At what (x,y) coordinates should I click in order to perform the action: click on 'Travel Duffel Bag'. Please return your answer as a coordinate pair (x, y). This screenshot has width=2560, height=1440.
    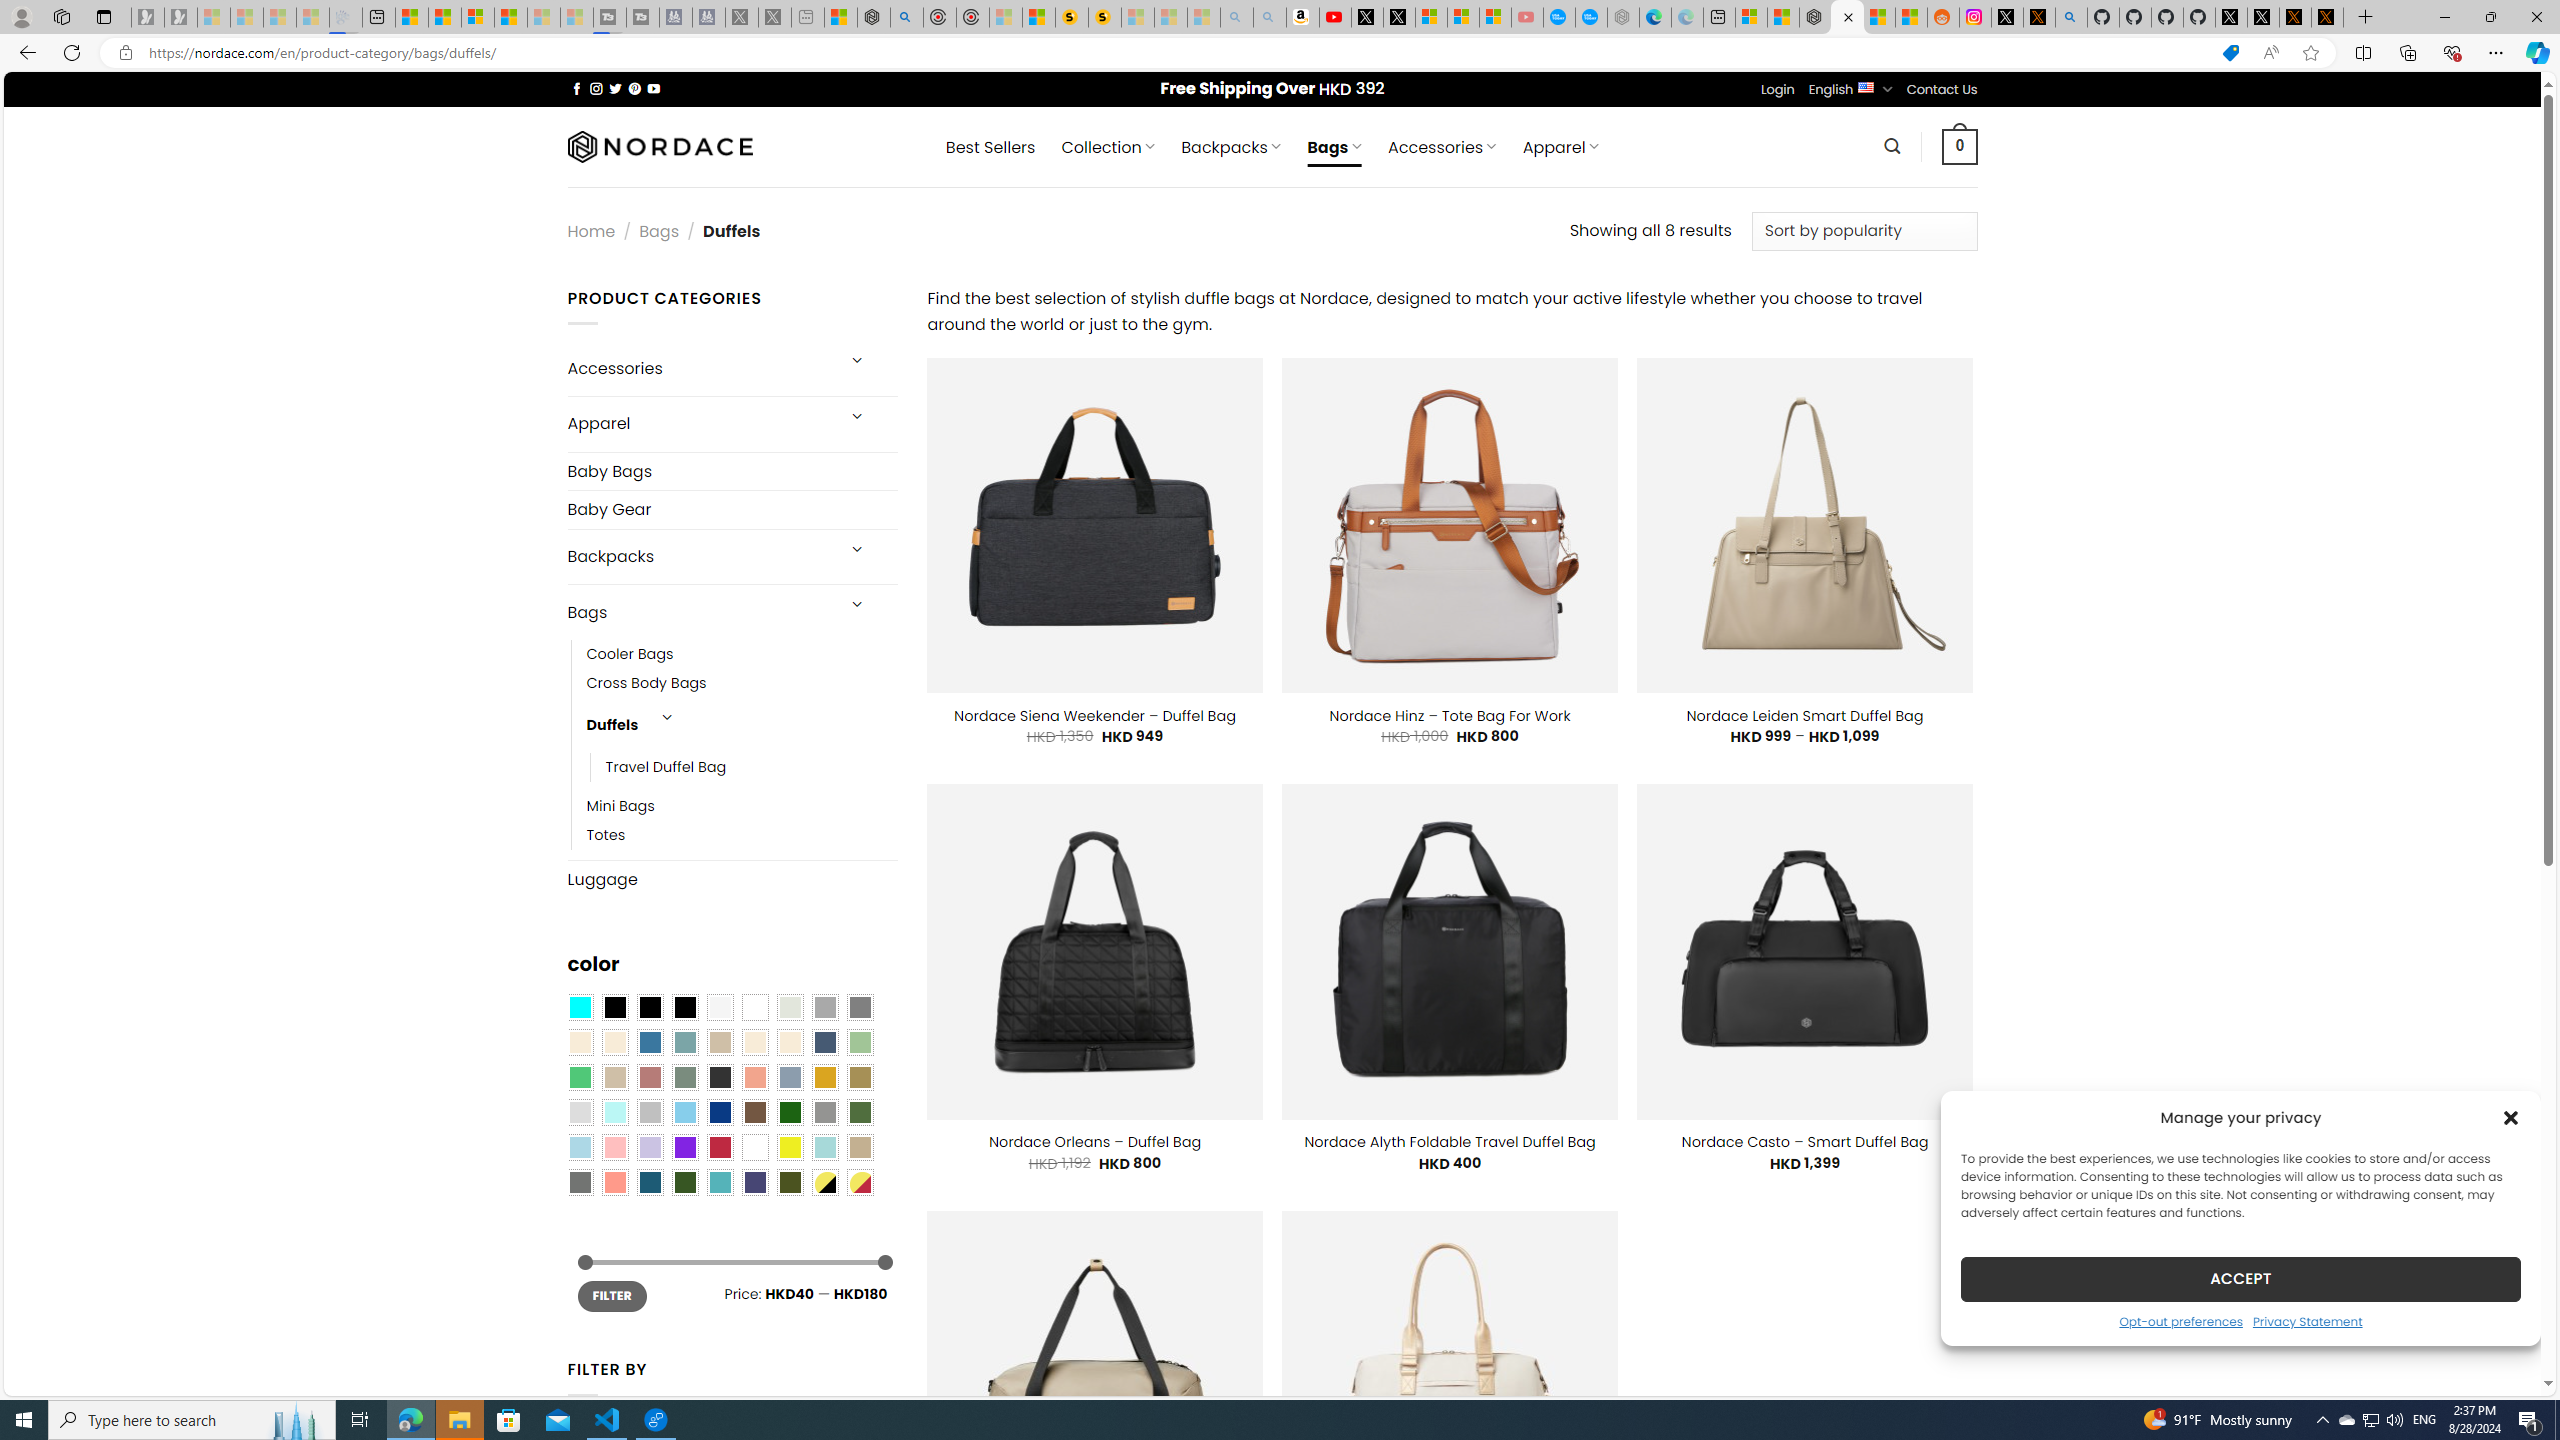
    Looking at the image, I should click on (751, 767).